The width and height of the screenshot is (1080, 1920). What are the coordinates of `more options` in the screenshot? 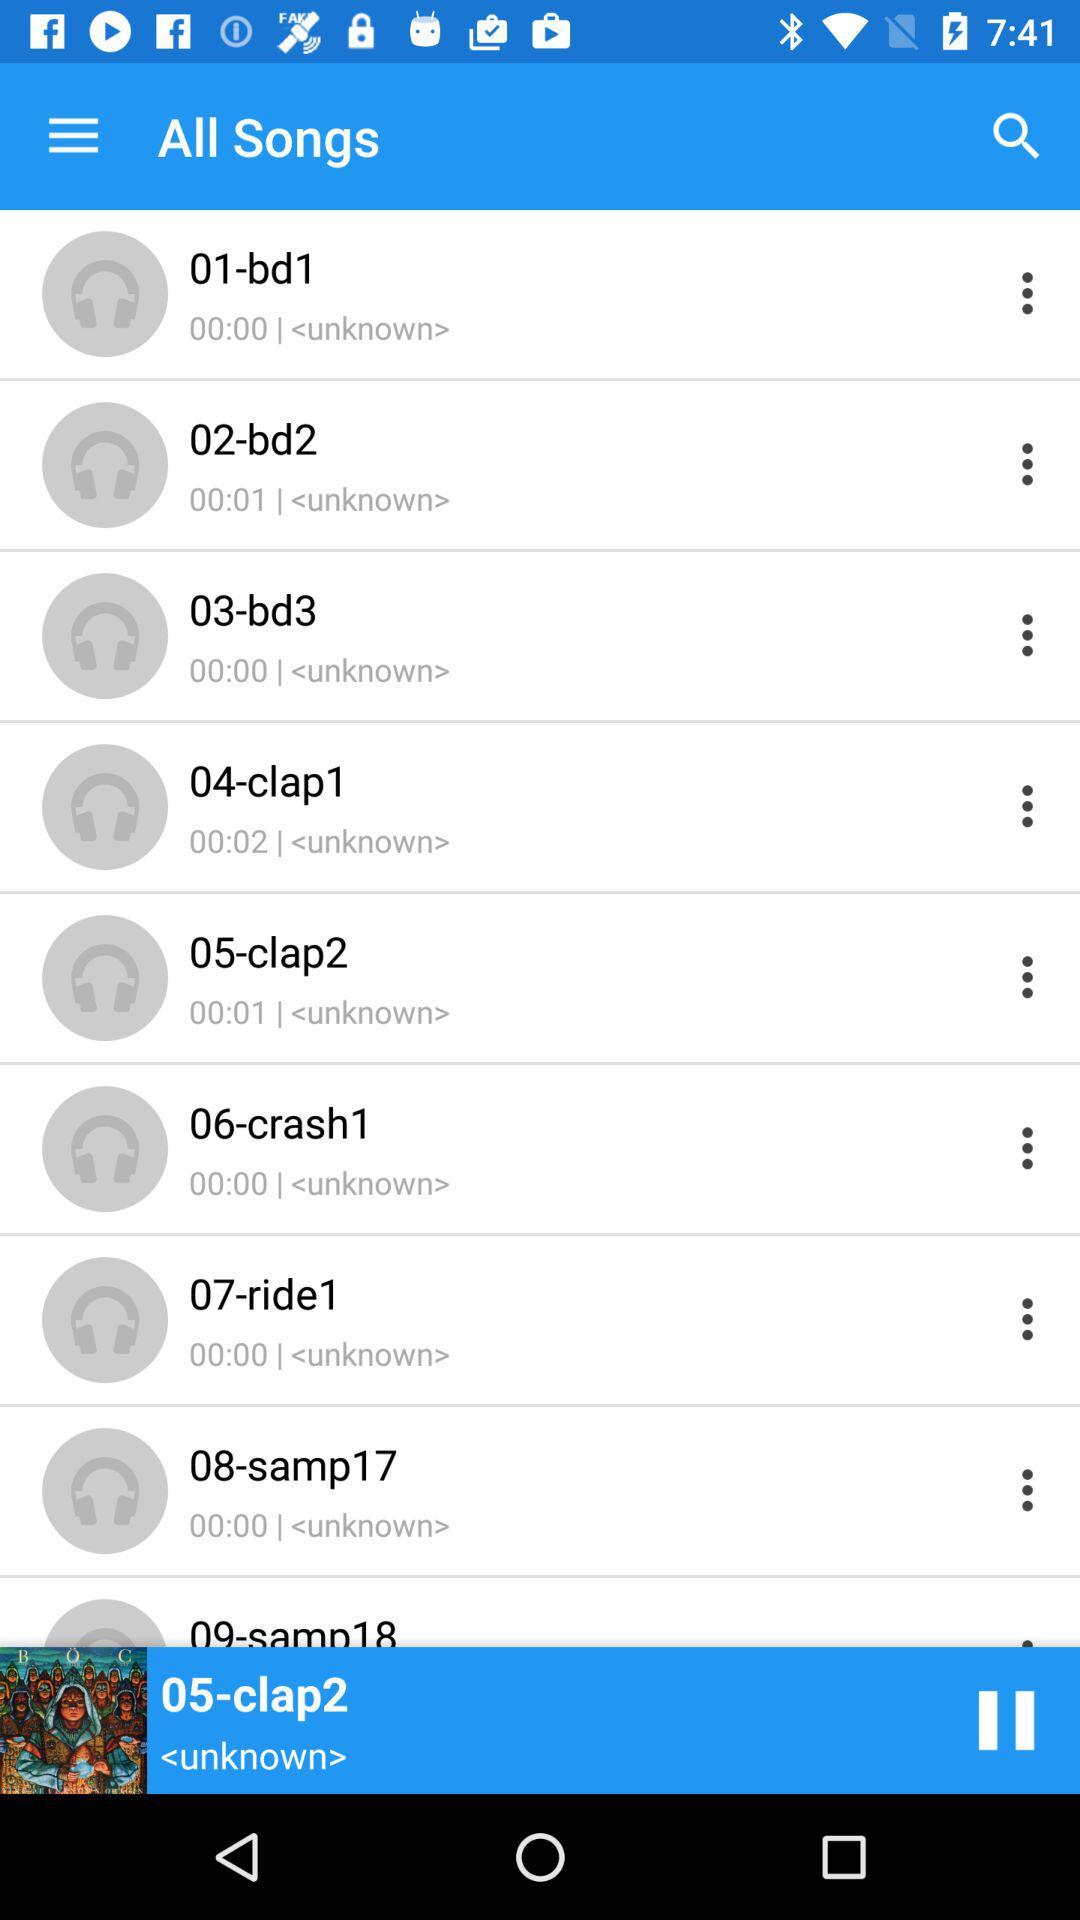 It's located at (1027, 634).